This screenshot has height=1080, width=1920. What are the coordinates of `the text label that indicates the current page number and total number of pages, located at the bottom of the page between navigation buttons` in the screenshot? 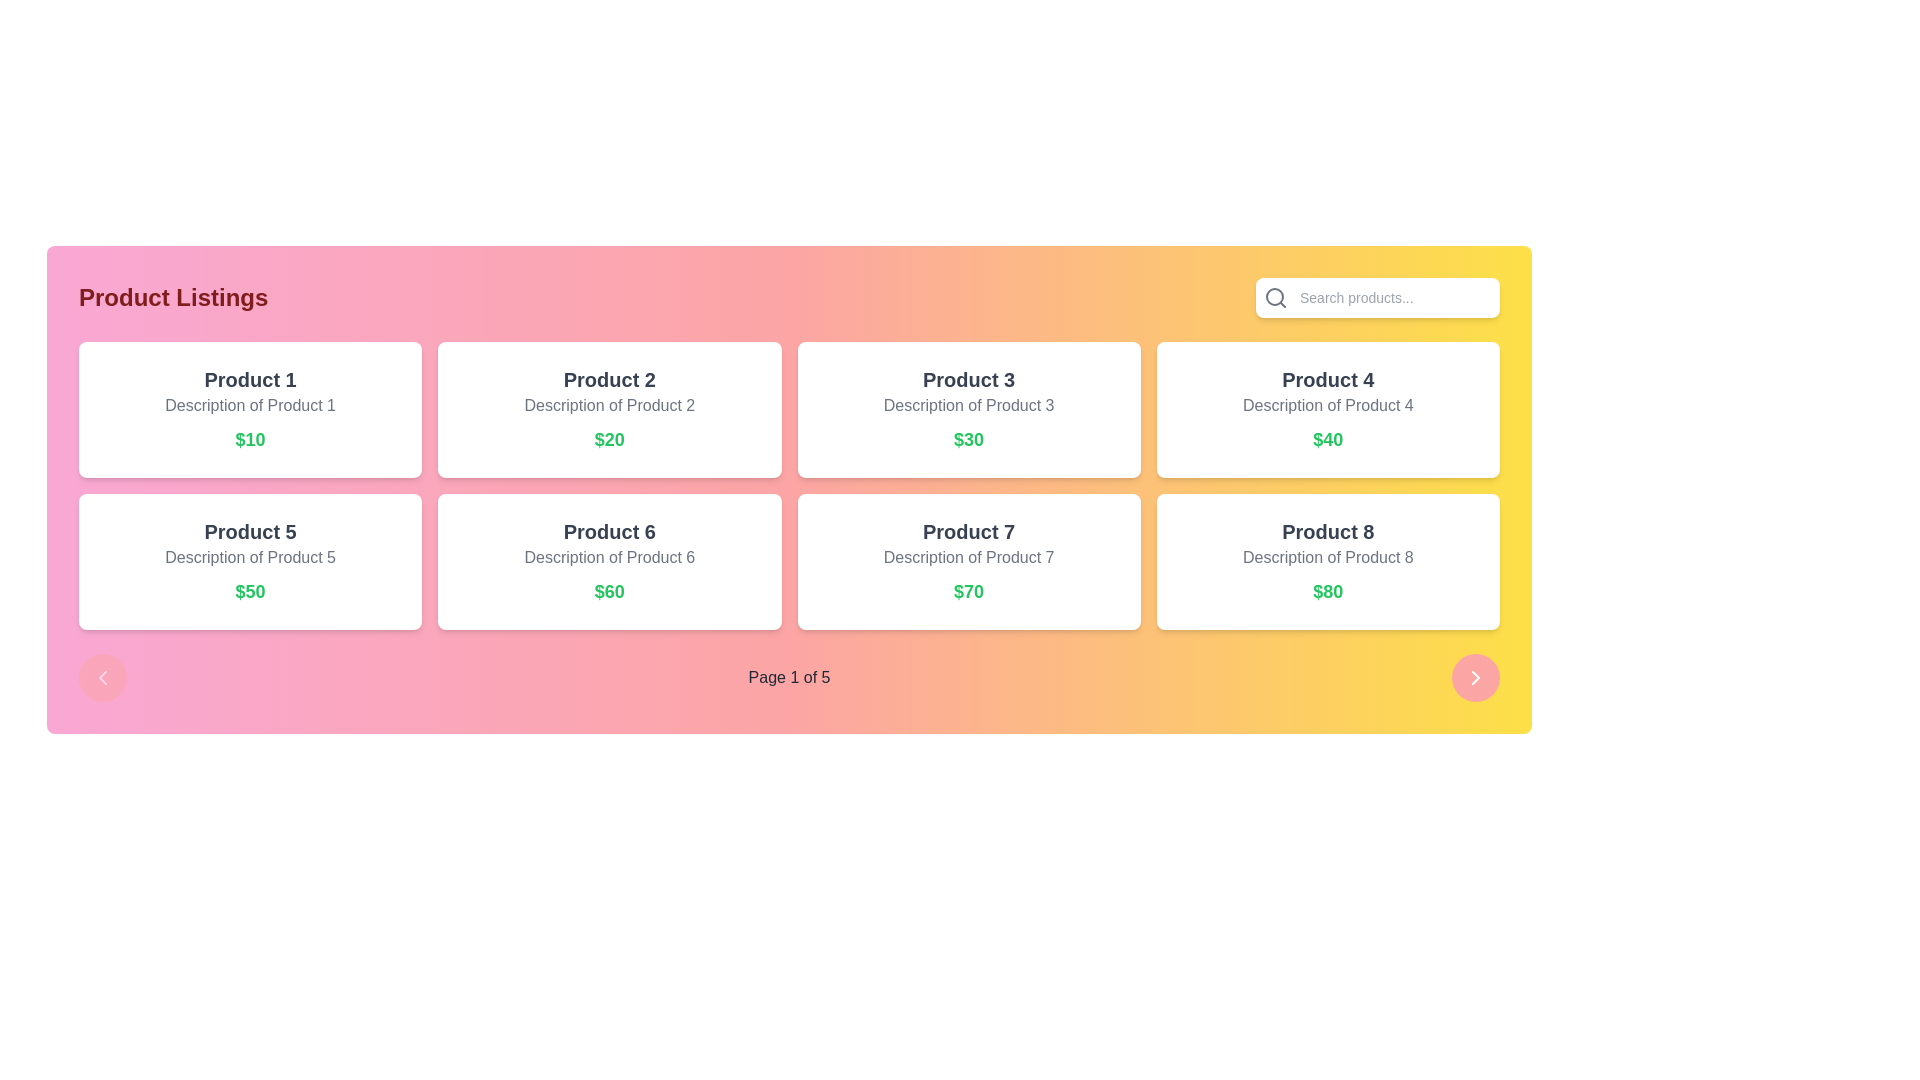 It's located at (788, 677).